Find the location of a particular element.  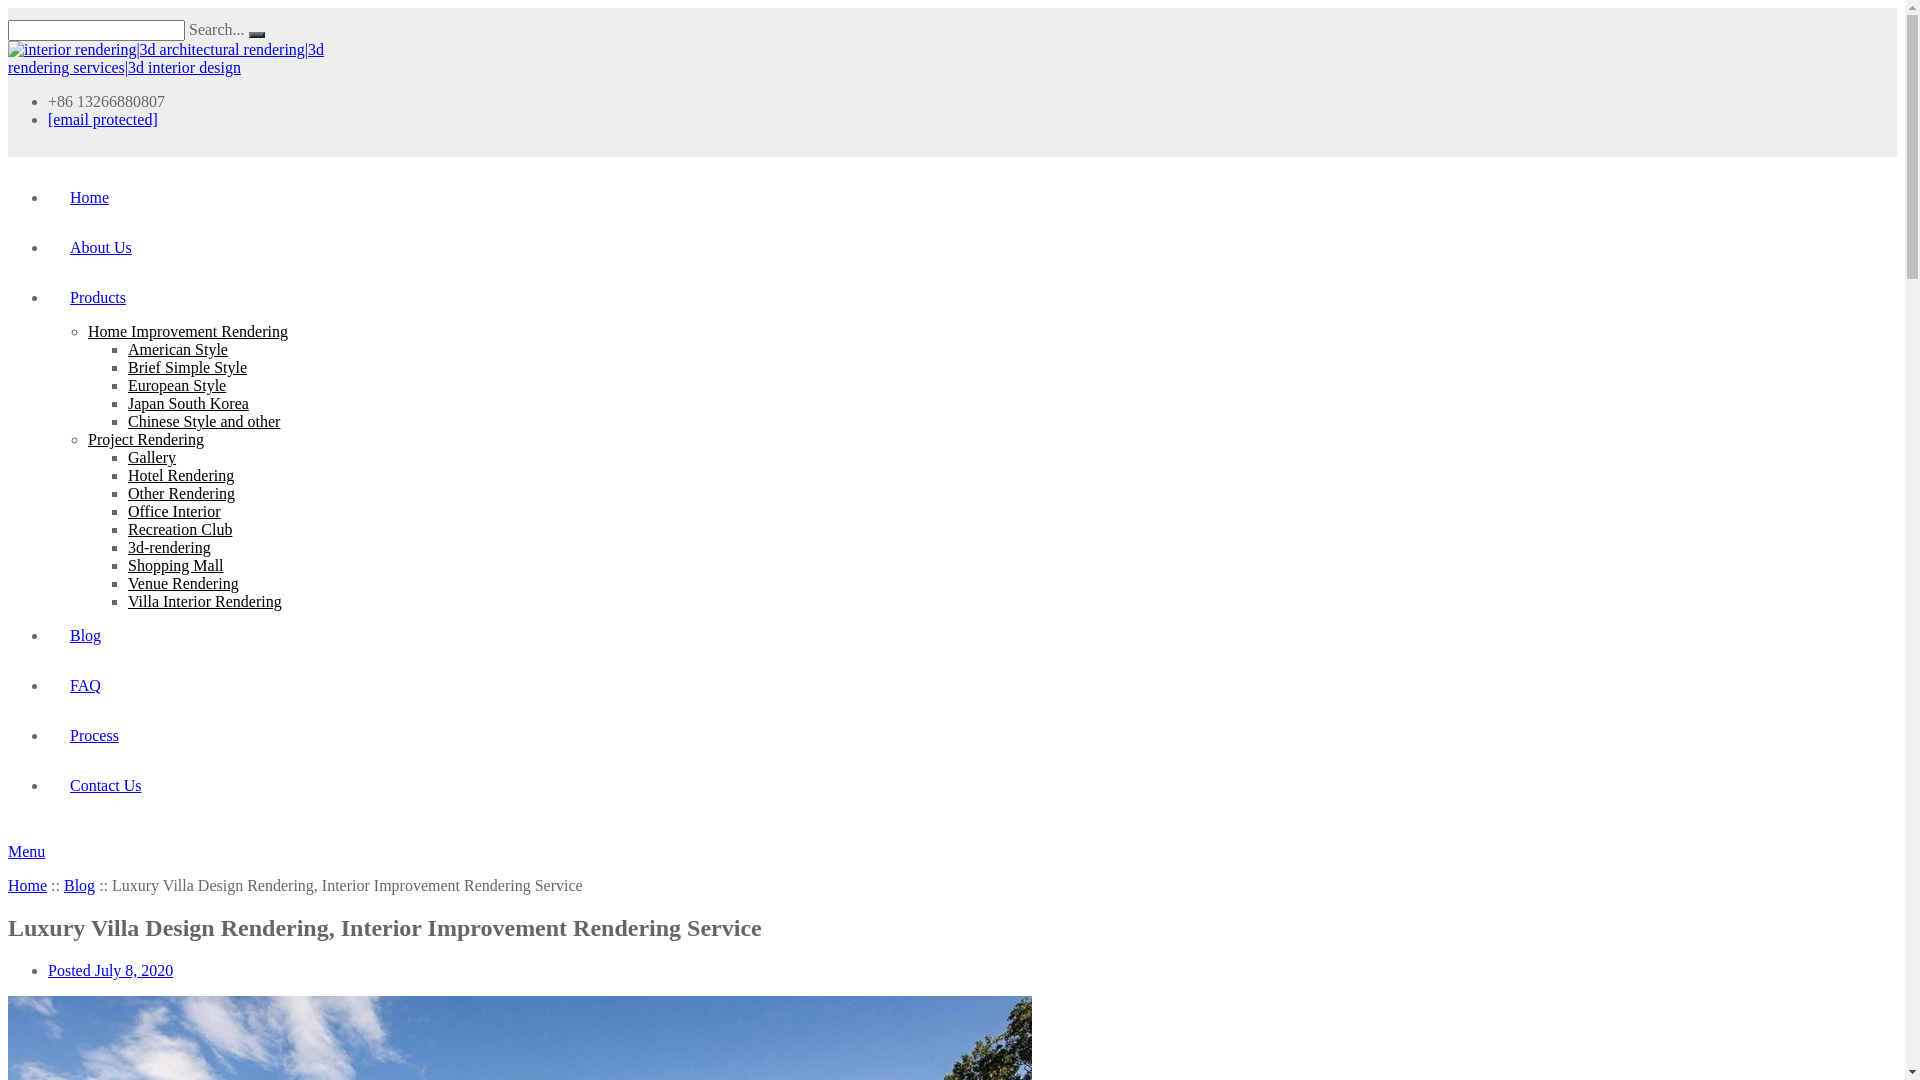

'Hotel Rendering' is located at coordinates (181, 475).